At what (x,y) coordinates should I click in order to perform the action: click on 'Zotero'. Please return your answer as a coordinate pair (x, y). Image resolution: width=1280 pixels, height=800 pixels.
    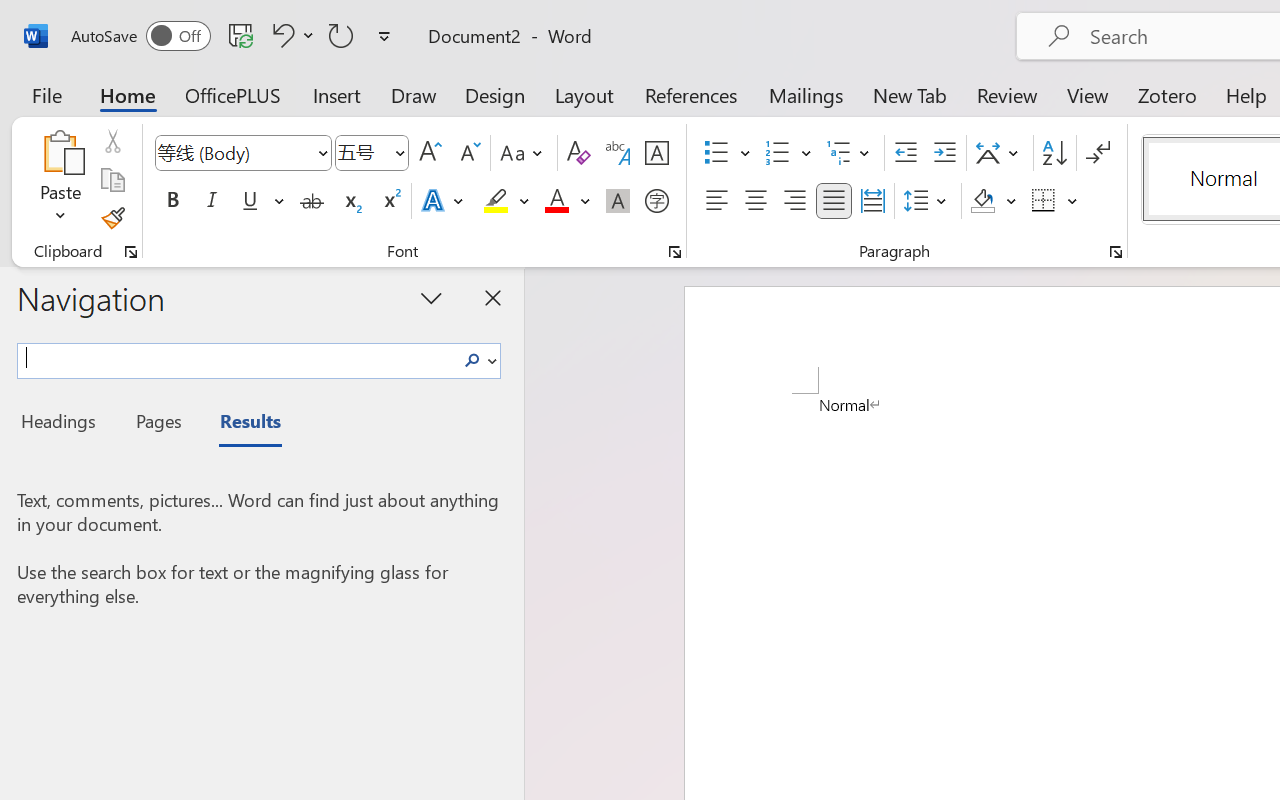
    Looking at the image, I should click on (1167, 94).